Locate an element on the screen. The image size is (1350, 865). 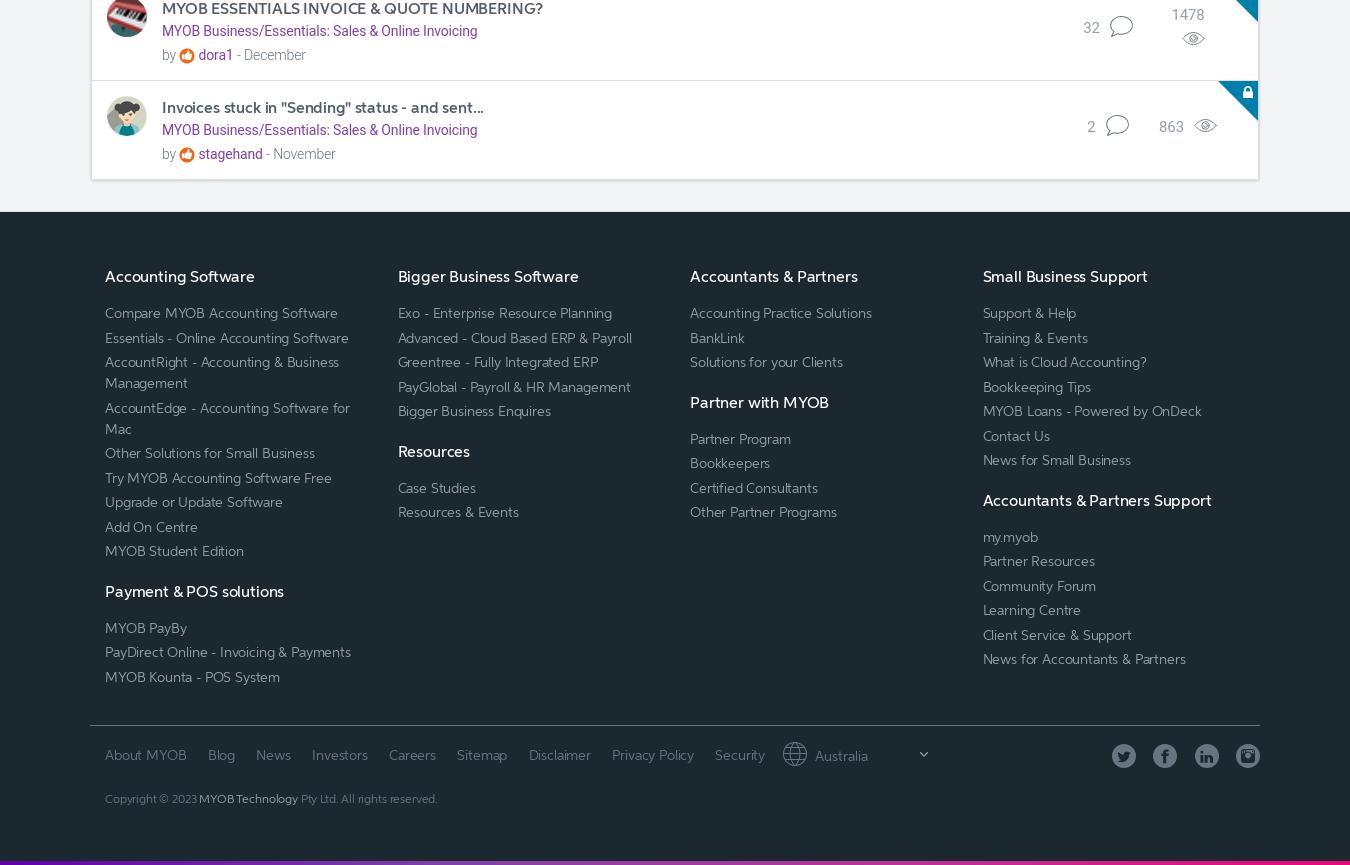
'863' is located at coordinates (1169, 126).